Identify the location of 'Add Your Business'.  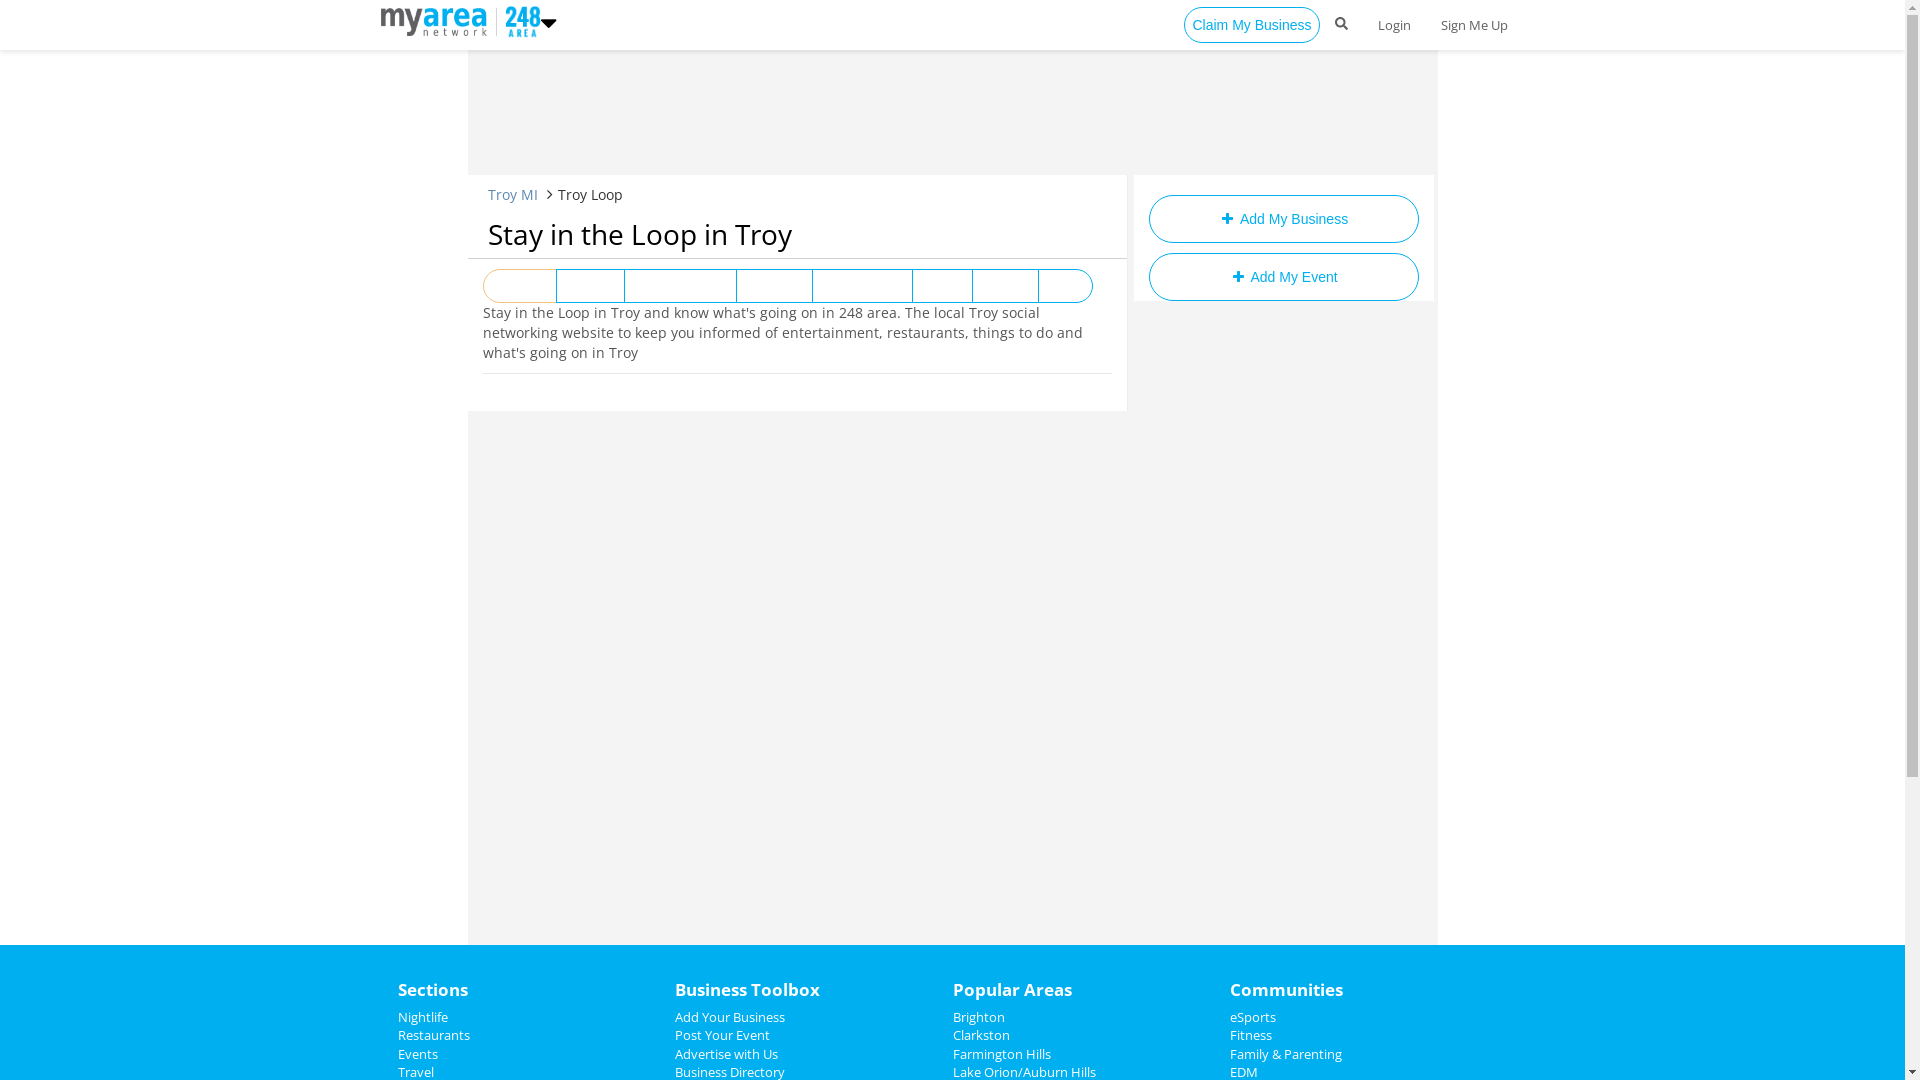
(675, 1017).